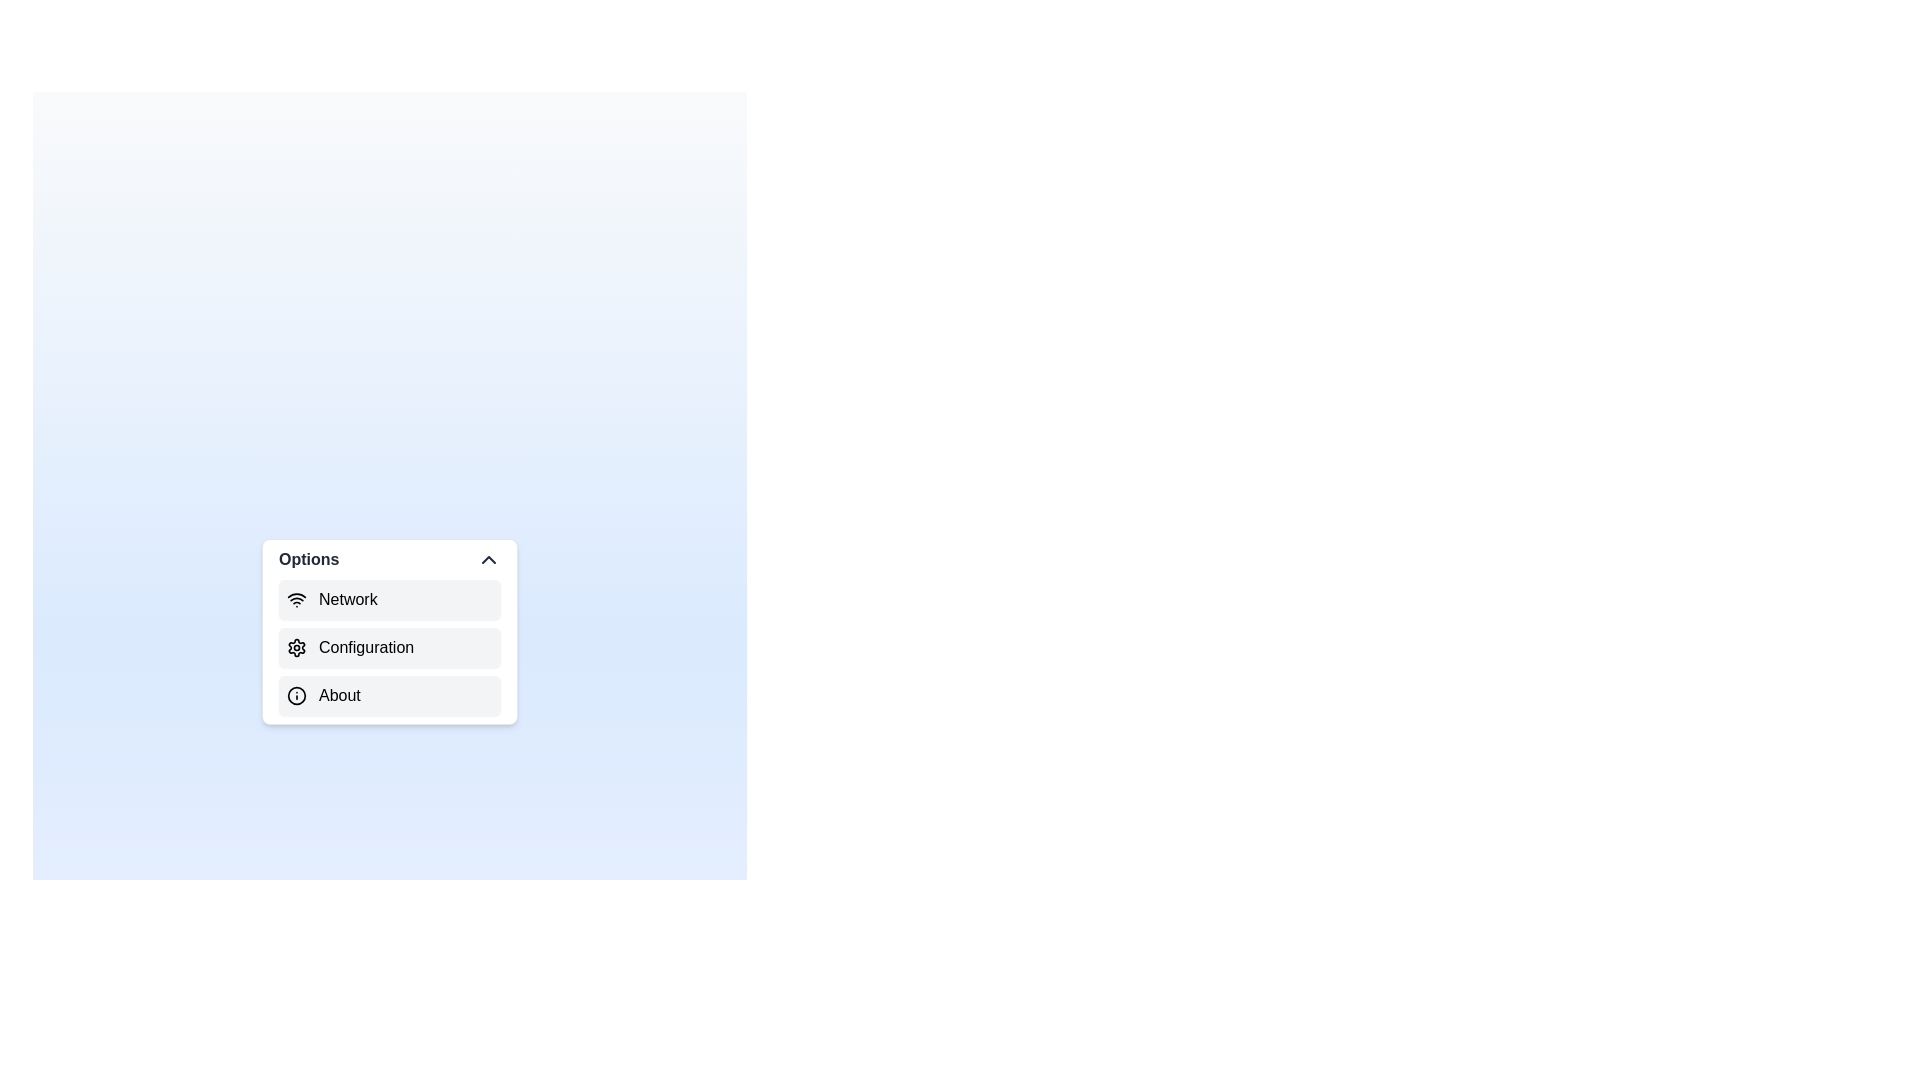 Image resolution: width=1920 pixels, height=1080 pixels. Describe the element at coordinates (389, 648) in the screenshot. I see `the menu item labeled Configuration to explore its options` at that location.